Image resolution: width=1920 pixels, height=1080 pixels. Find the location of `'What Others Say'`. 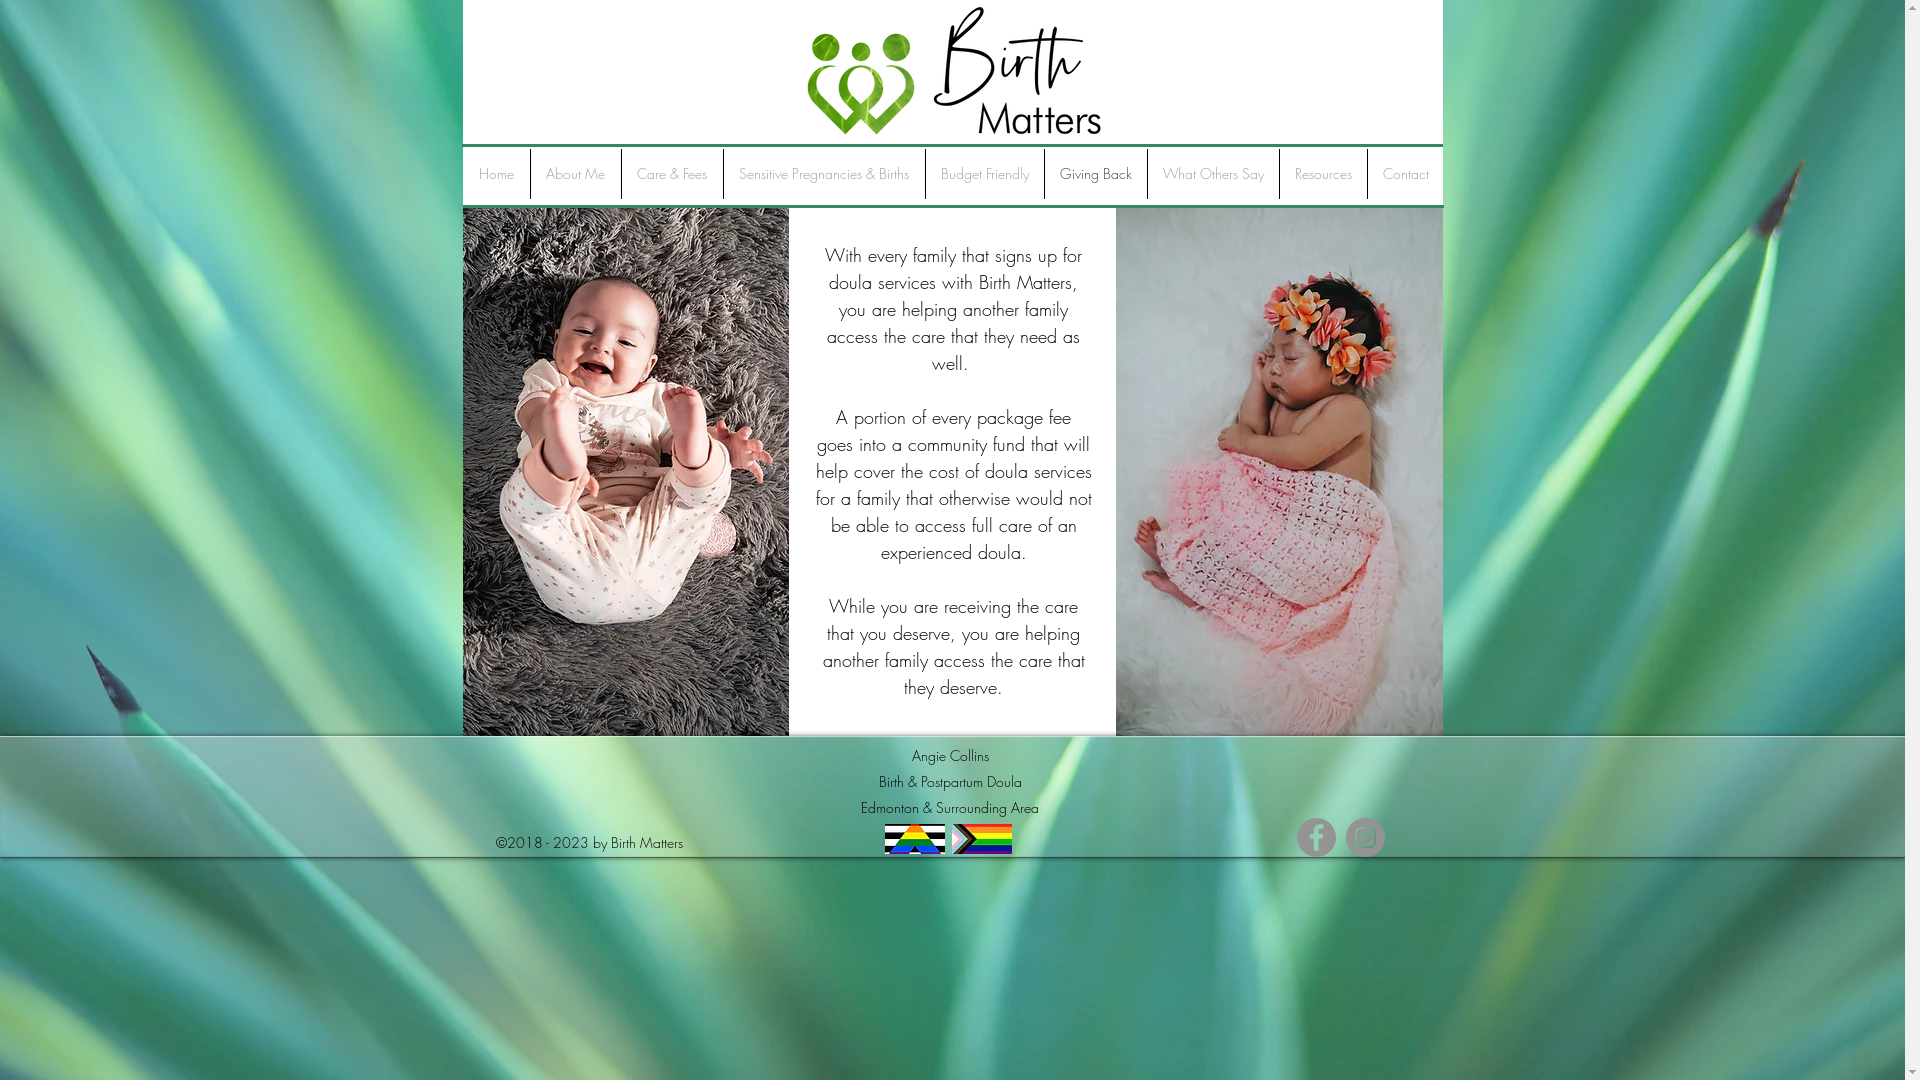

'What Others Say' is located at coordinates (1212, 172).